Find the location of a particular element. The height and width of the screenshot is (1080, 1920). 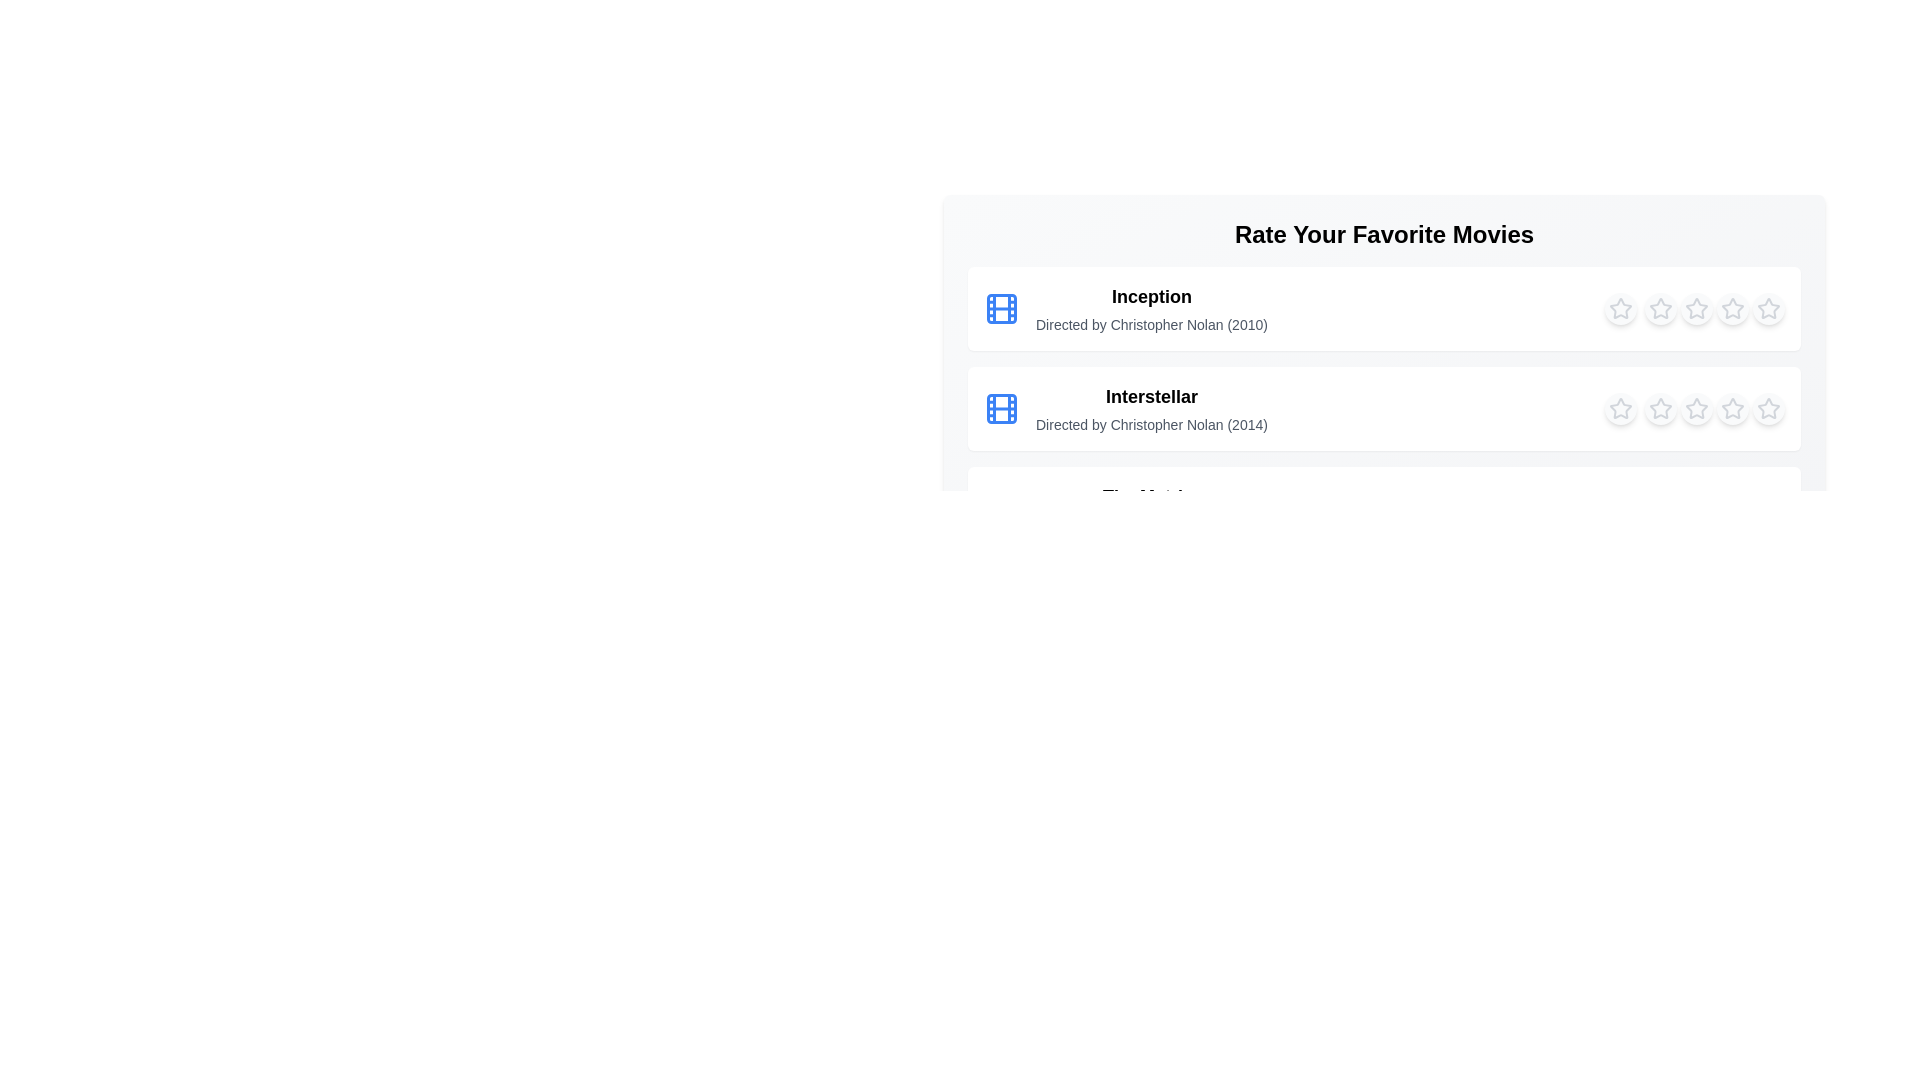

the 1 star to highlight it is located at coordinates (1621, 308).